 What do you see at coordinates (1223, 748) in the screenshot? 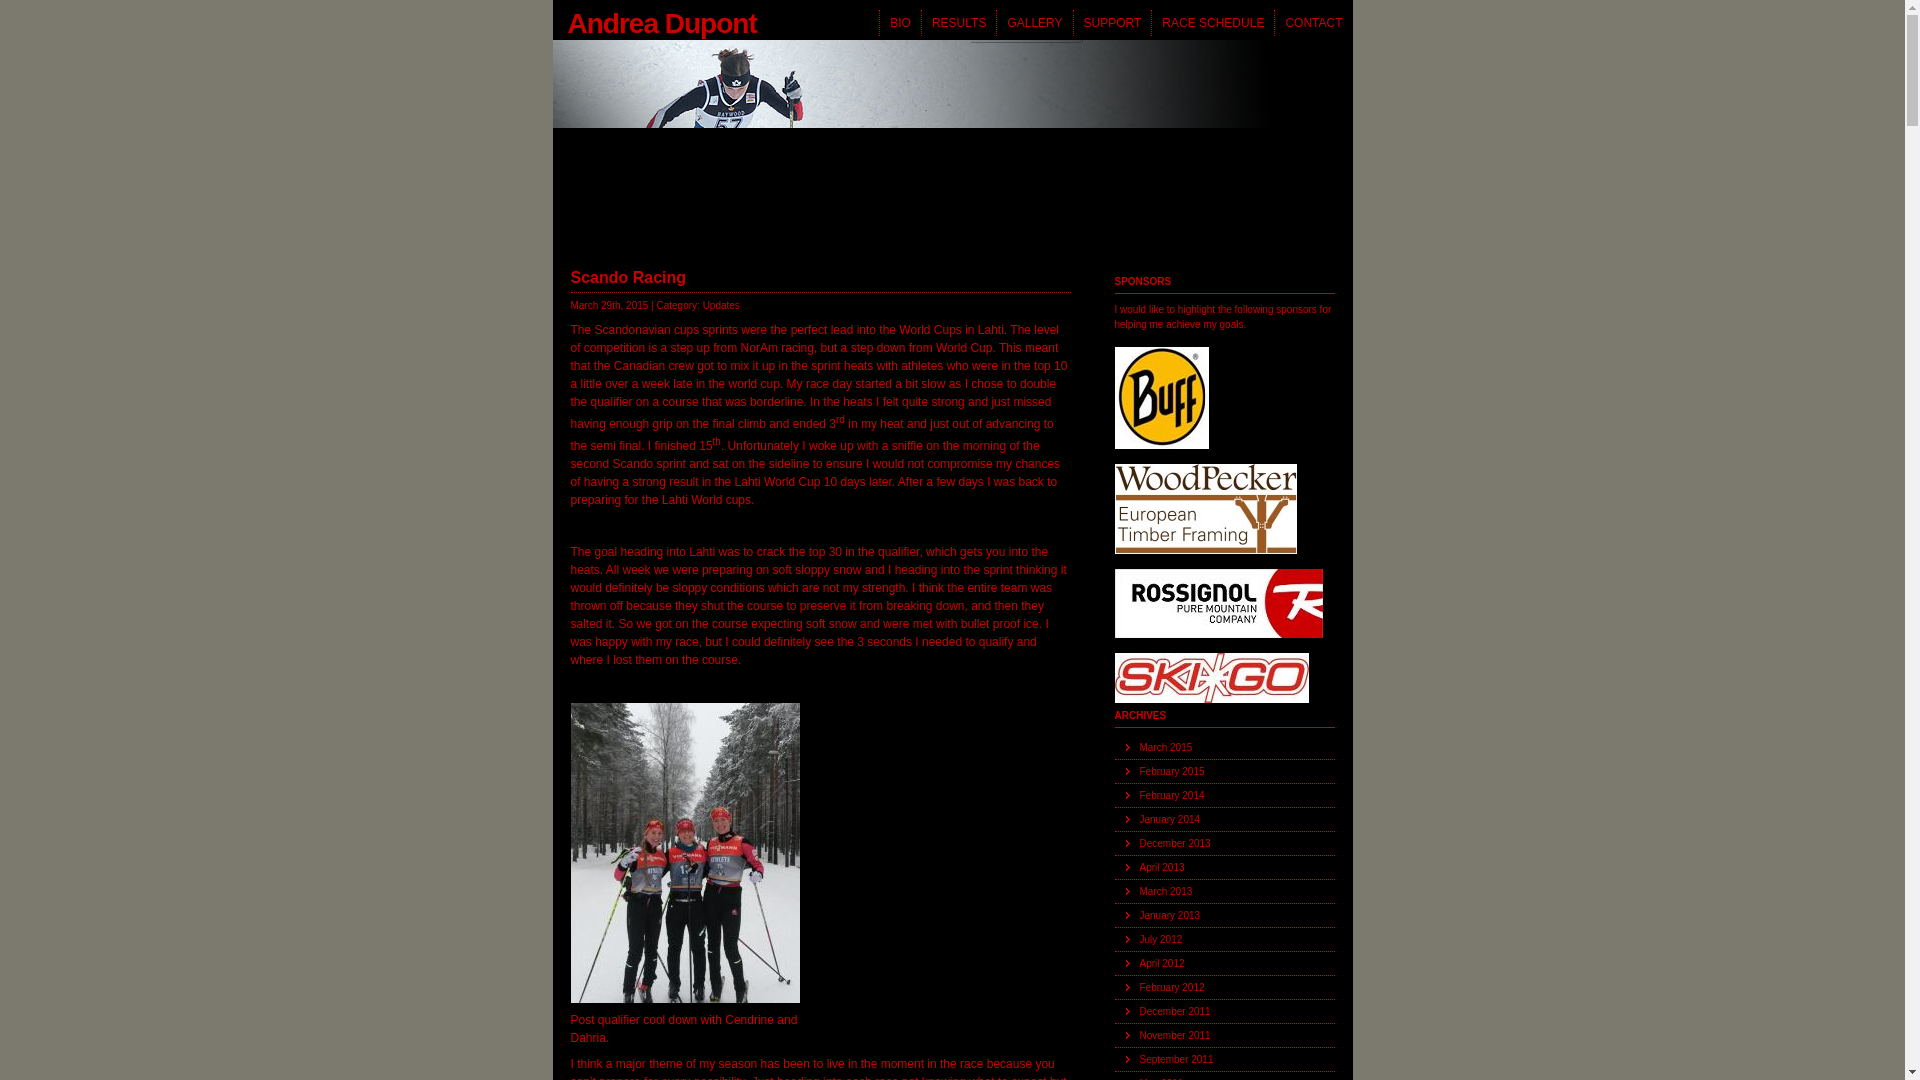
I see `'March 2015'` at bounding box center [1223, 748].